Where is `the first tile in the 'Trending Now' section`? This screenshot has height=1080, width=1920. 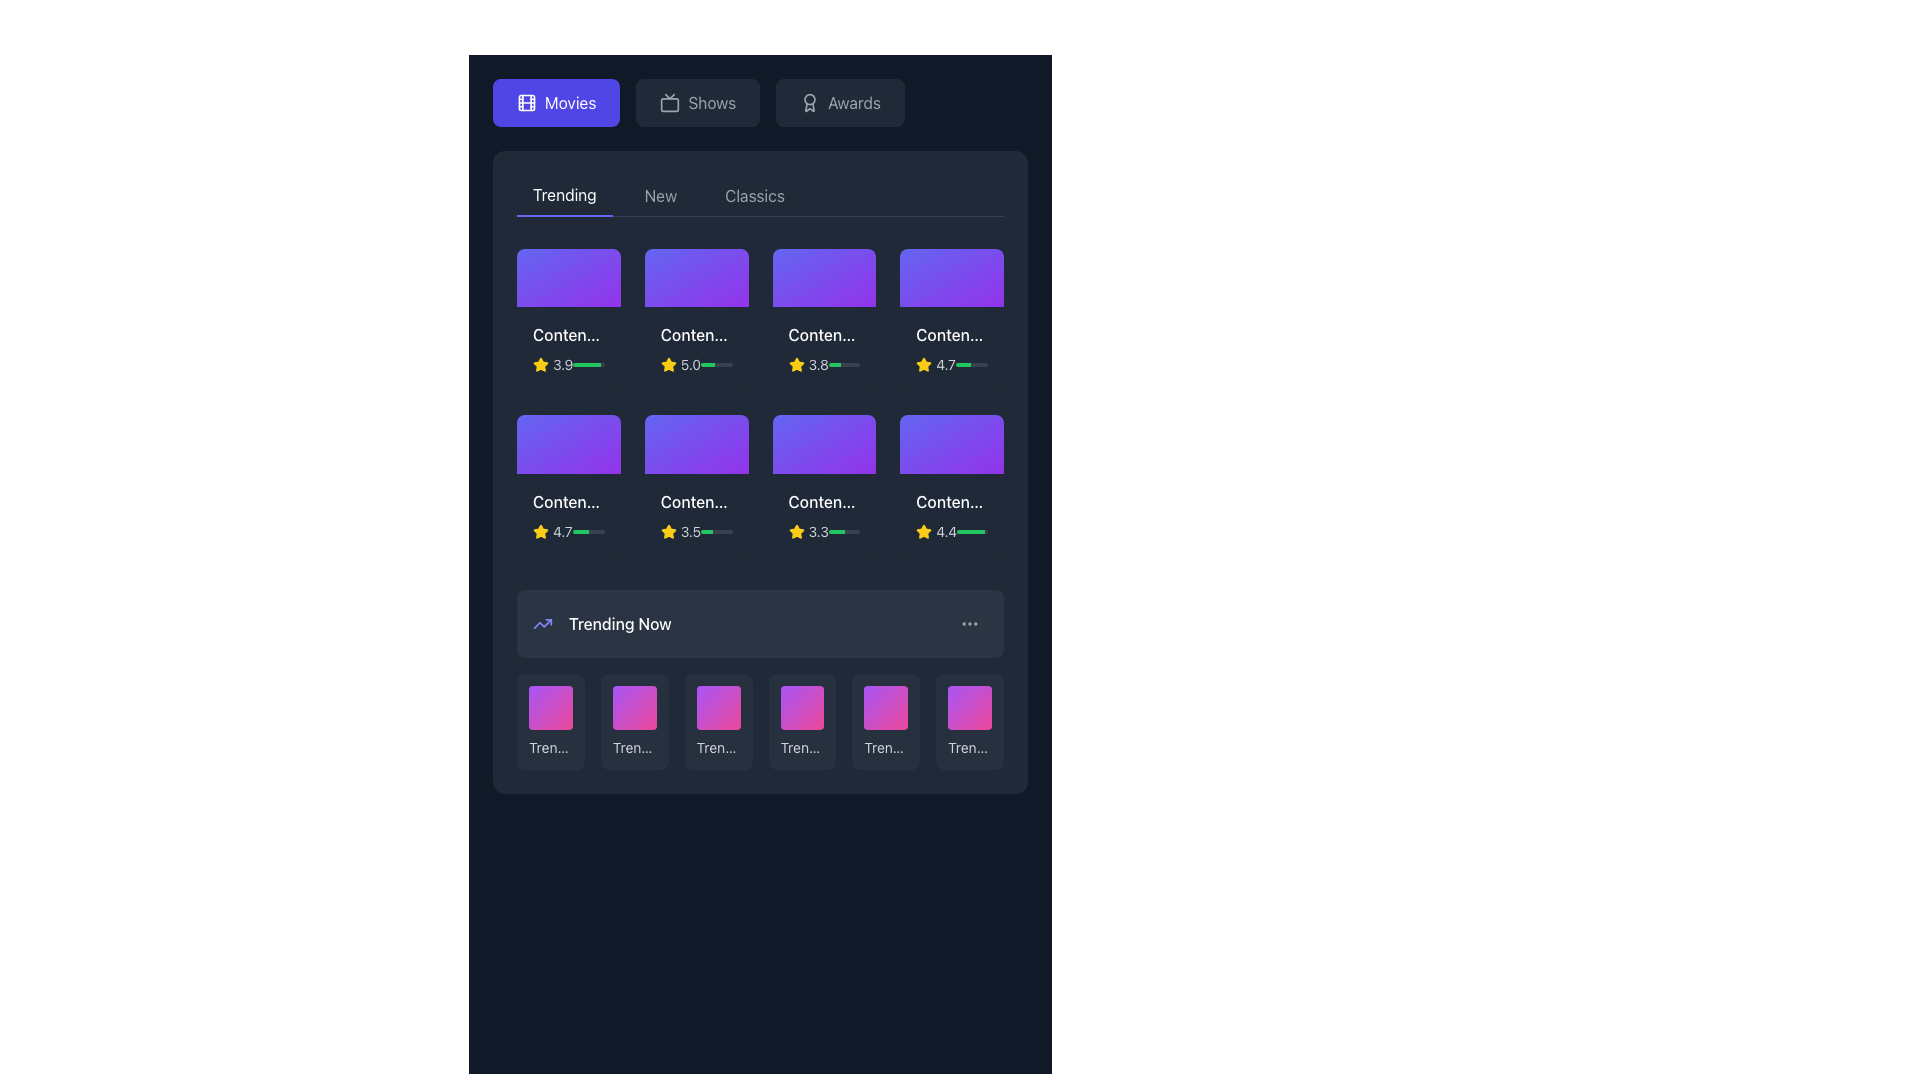
the first tile in the 'Trending Now' section is located at coordinates (550, 706).